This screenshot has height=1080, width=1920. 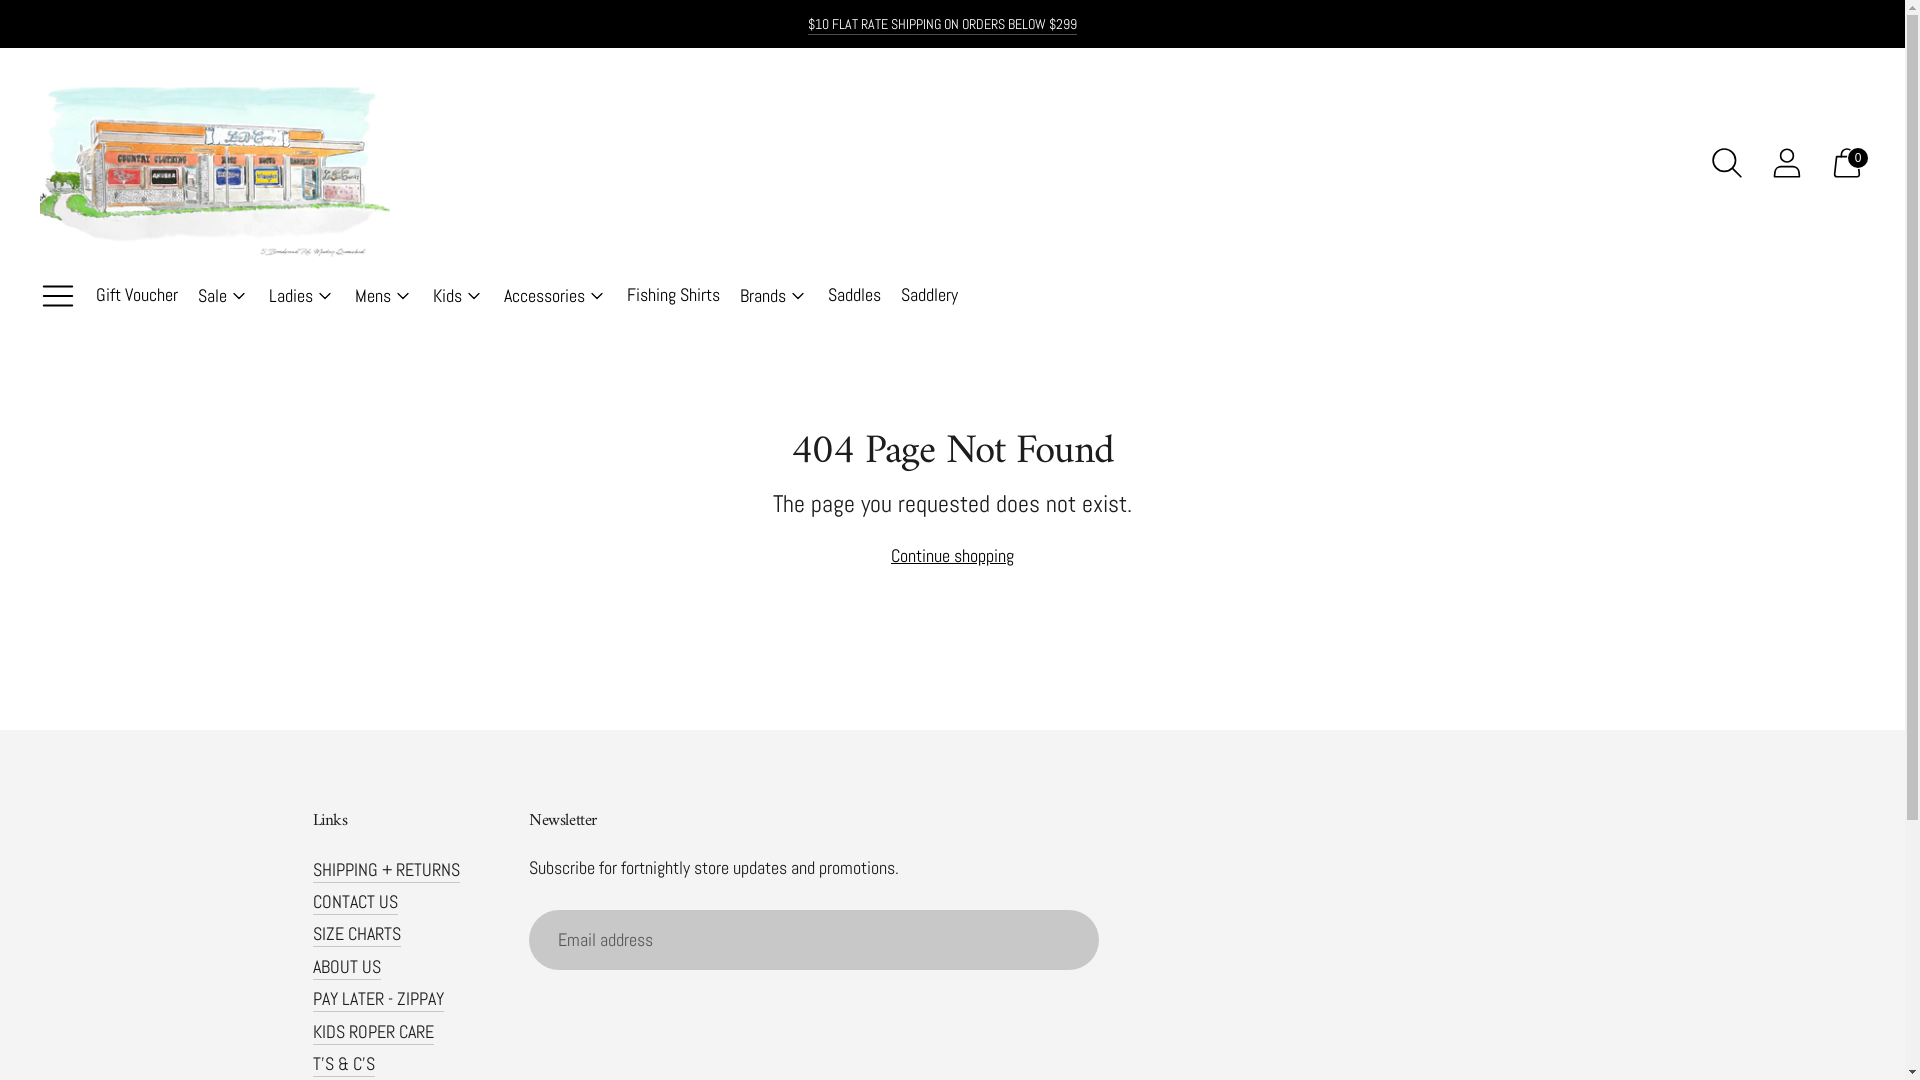 What do you see at coordinates (301, 296) in the screenshot?
I see `'Ladies'` at bounding box center [301, 296].